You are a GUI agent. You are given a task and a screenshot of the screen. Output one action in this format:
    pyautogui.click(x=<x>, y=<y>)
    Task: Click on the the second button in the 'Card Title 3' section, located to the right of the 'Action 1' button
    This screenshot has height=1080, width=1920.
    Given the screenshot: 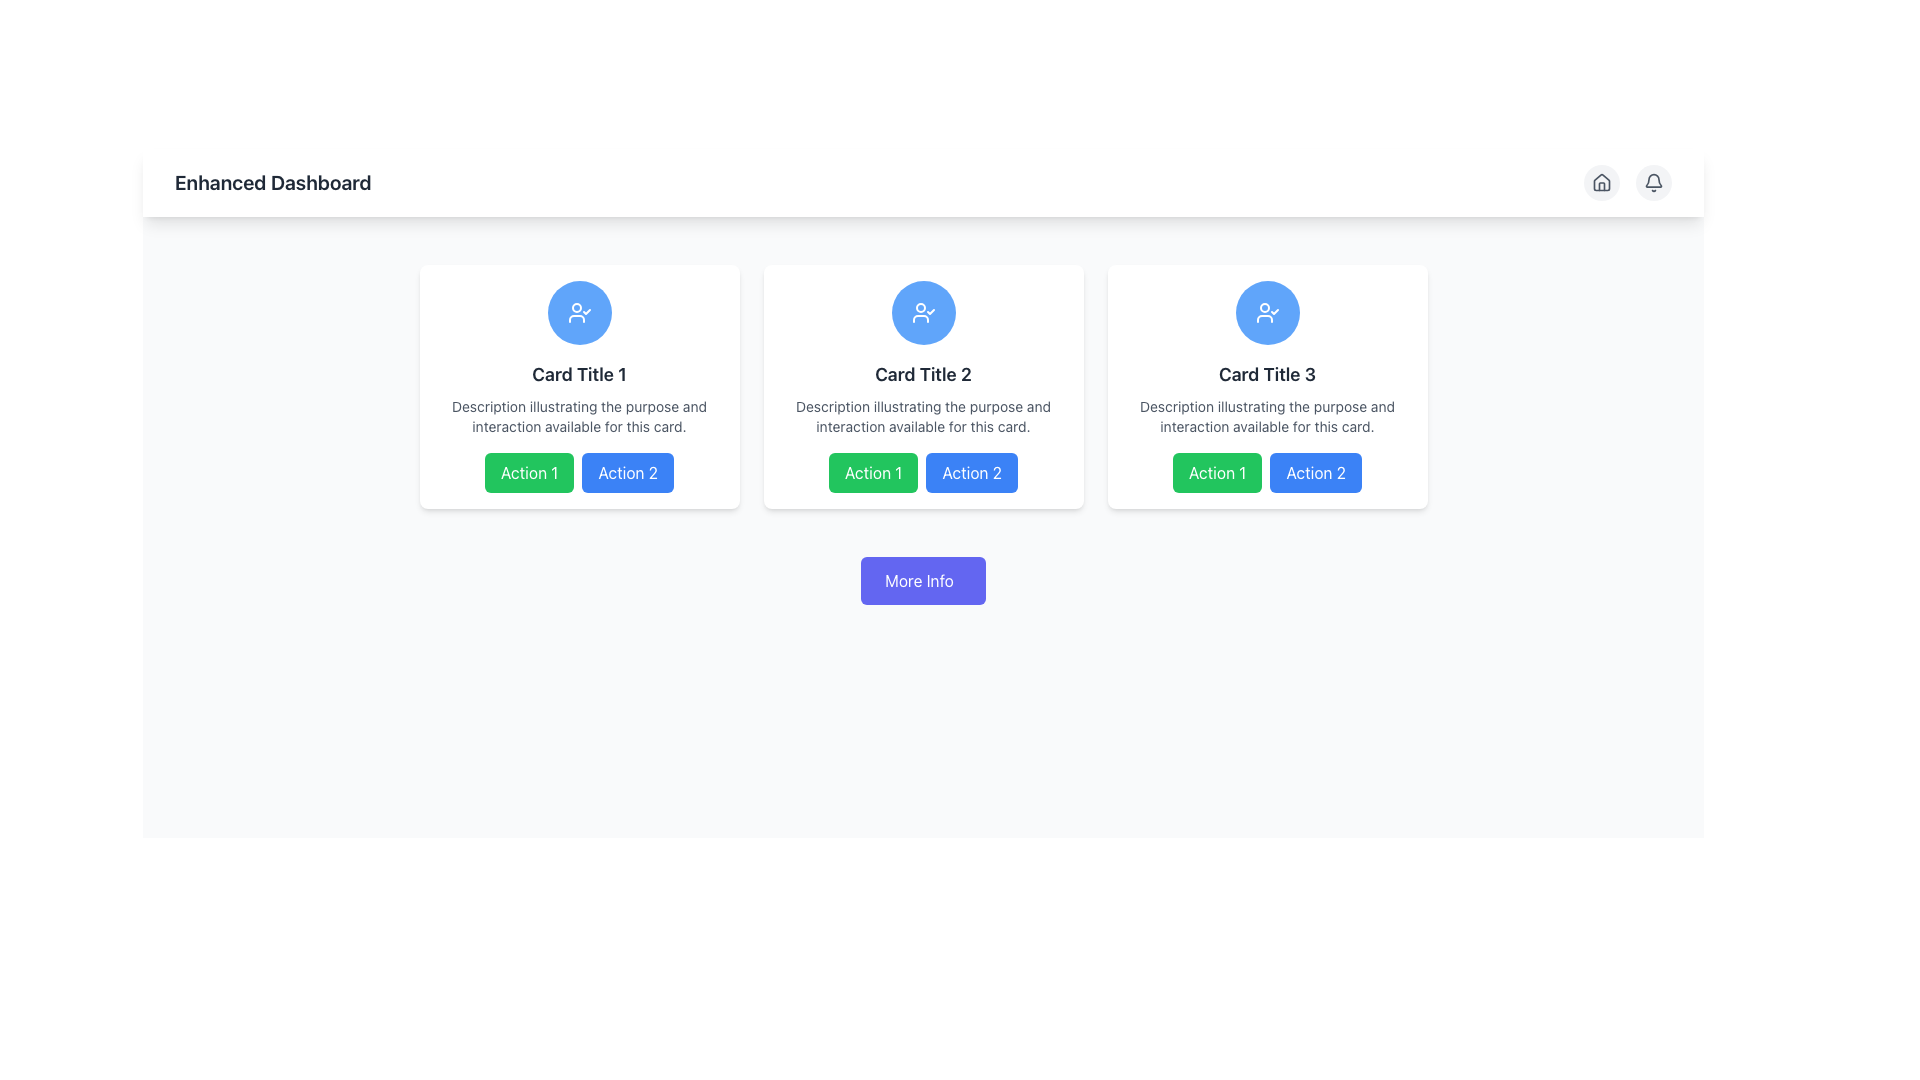 What is the action you would take?
    pyautogui.click(x=1315, y=473)
    